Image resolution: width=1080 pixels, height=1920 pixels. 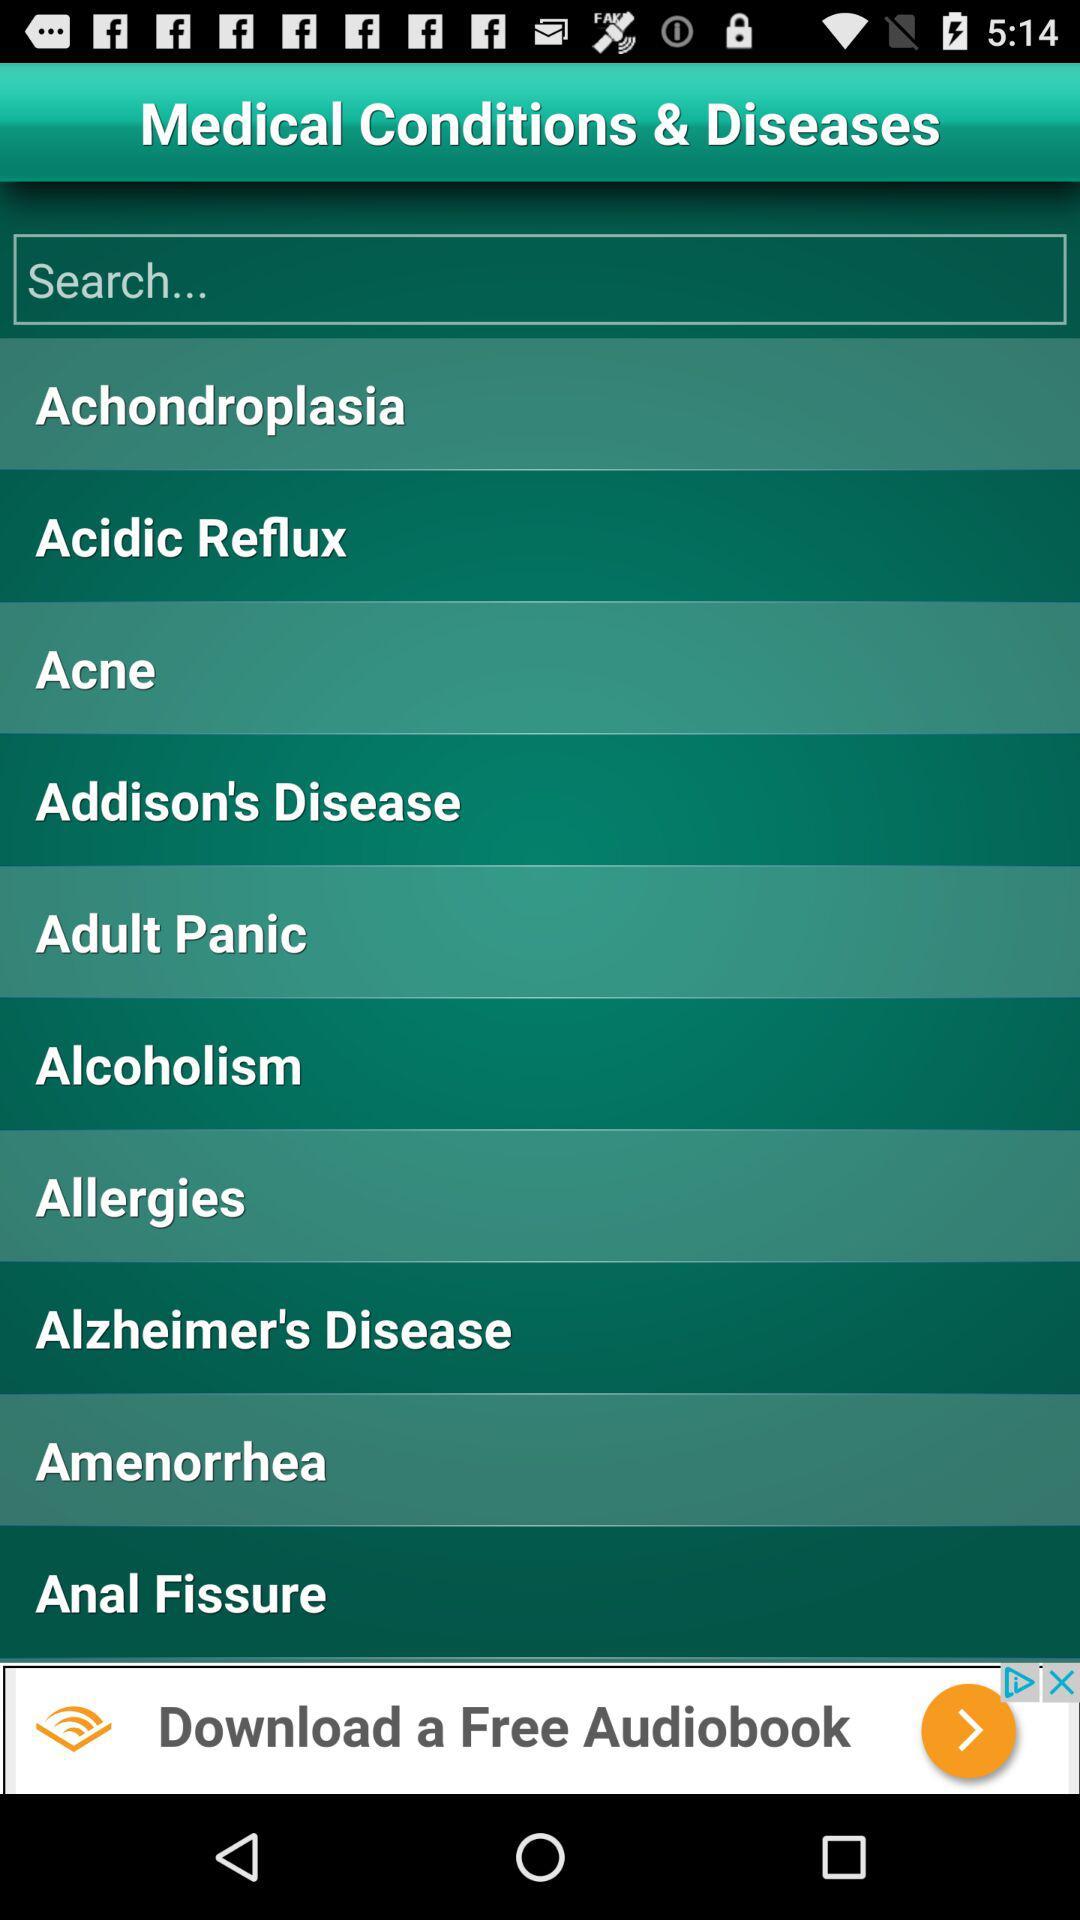 I want to click on the audiobook, so click(x=540, y=1727).